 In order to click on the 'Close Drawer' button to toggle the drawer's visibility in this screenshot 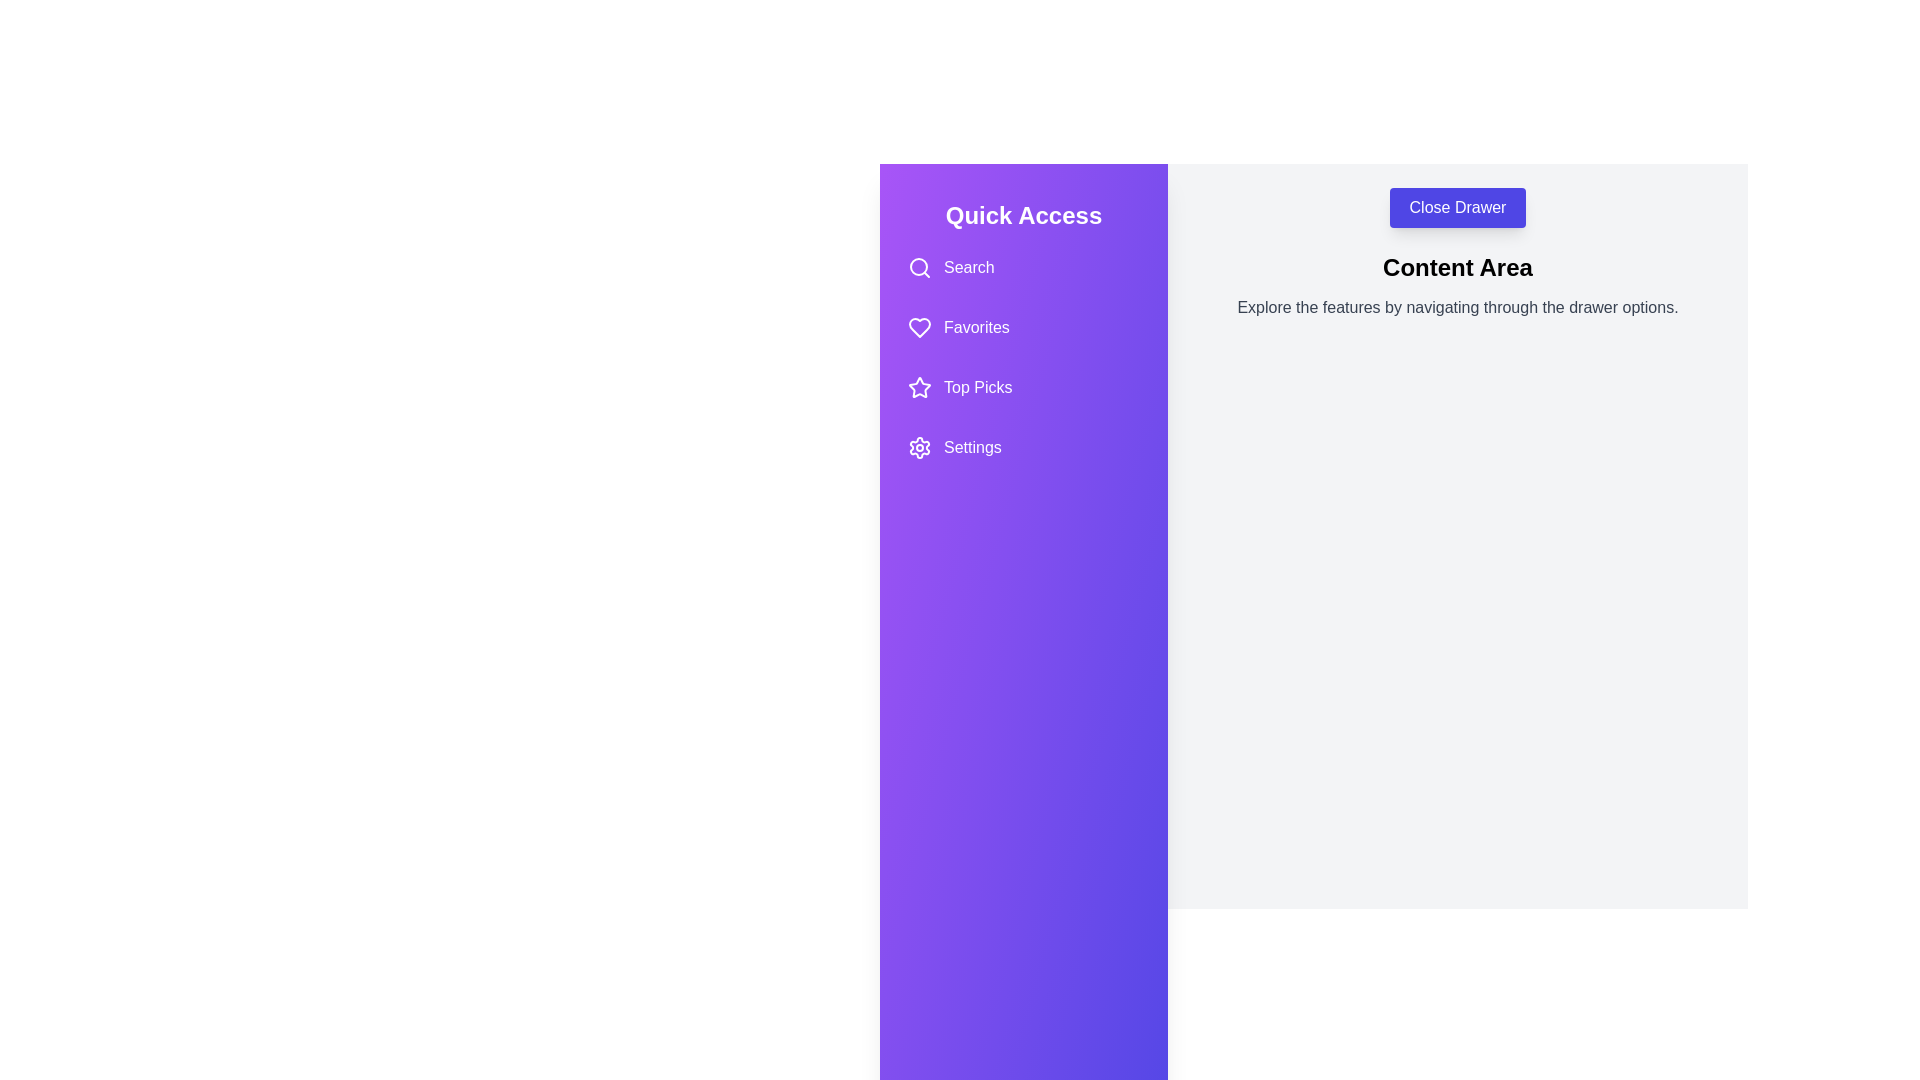, I will do `click(1458, 208)`.